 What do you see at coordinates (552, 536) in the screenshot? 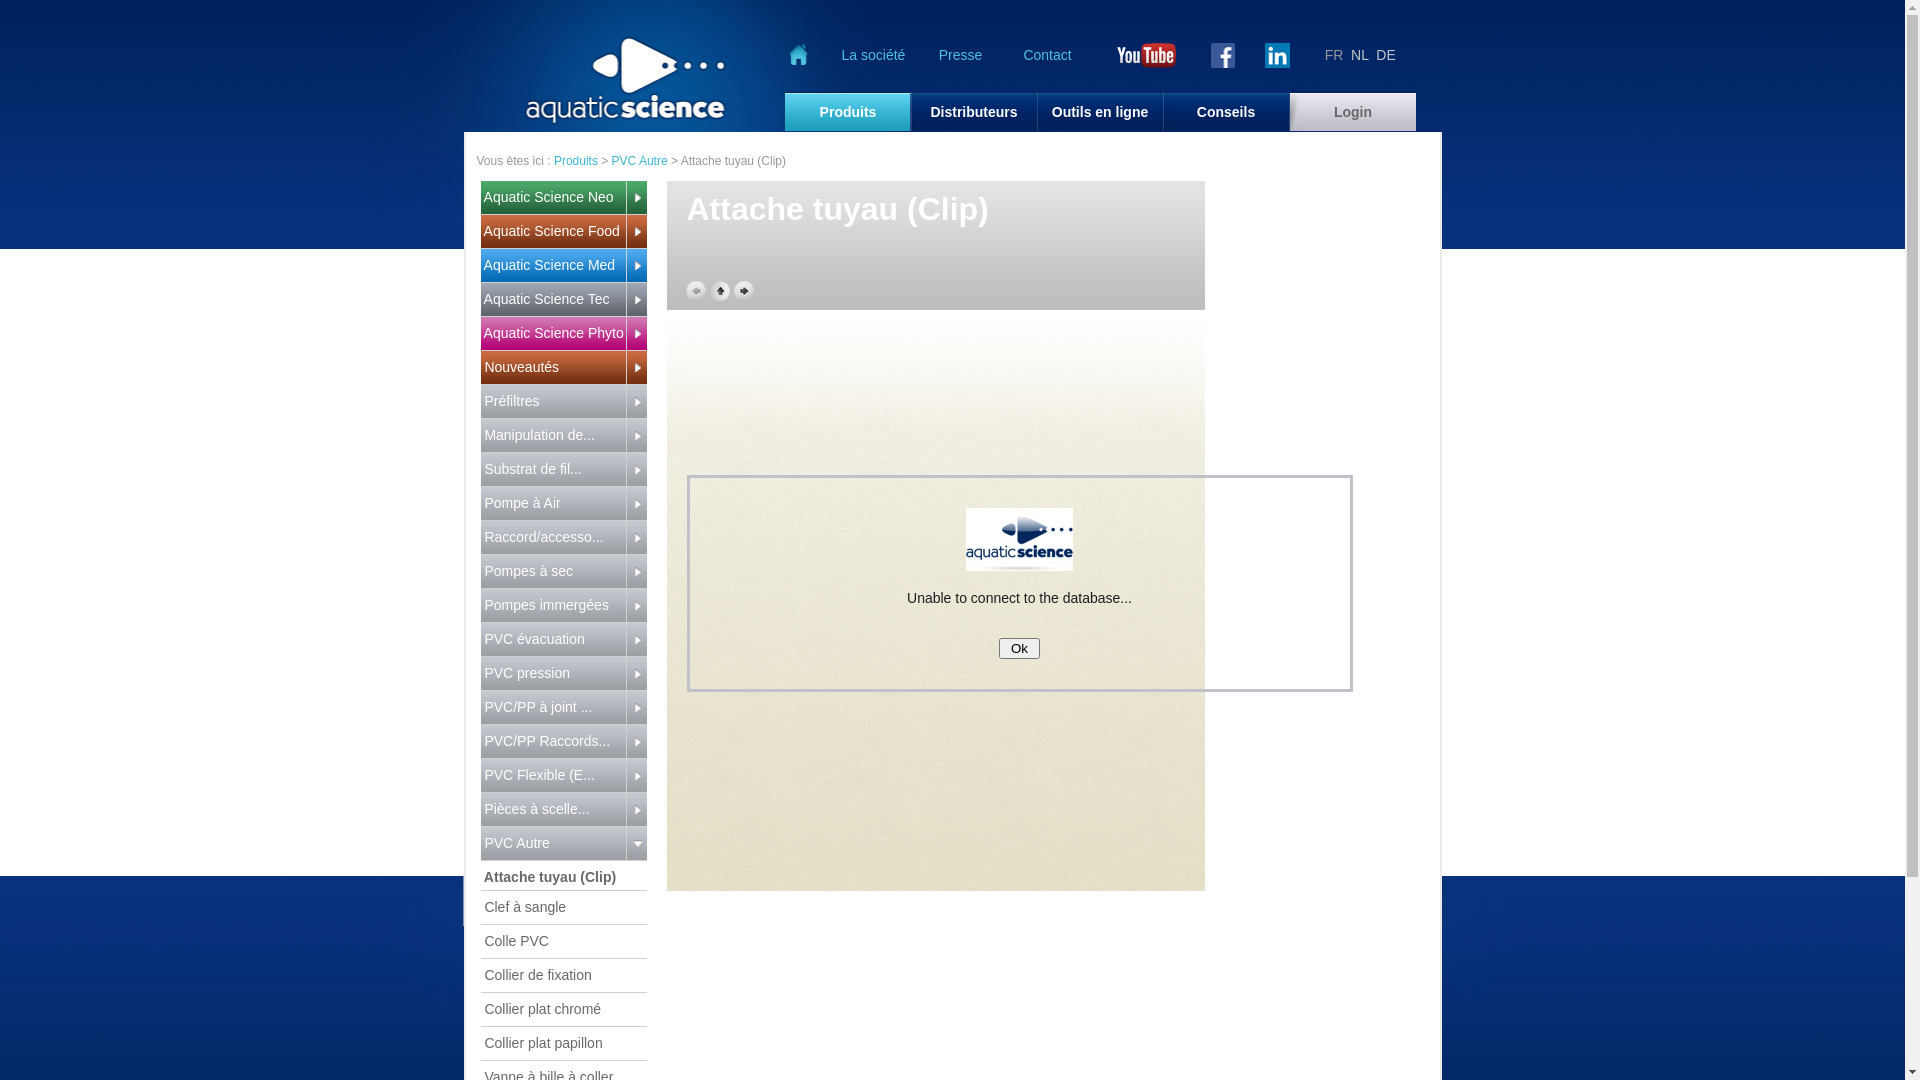
I see `' Raccord/accesso...'` at bounding box center [552, 536].